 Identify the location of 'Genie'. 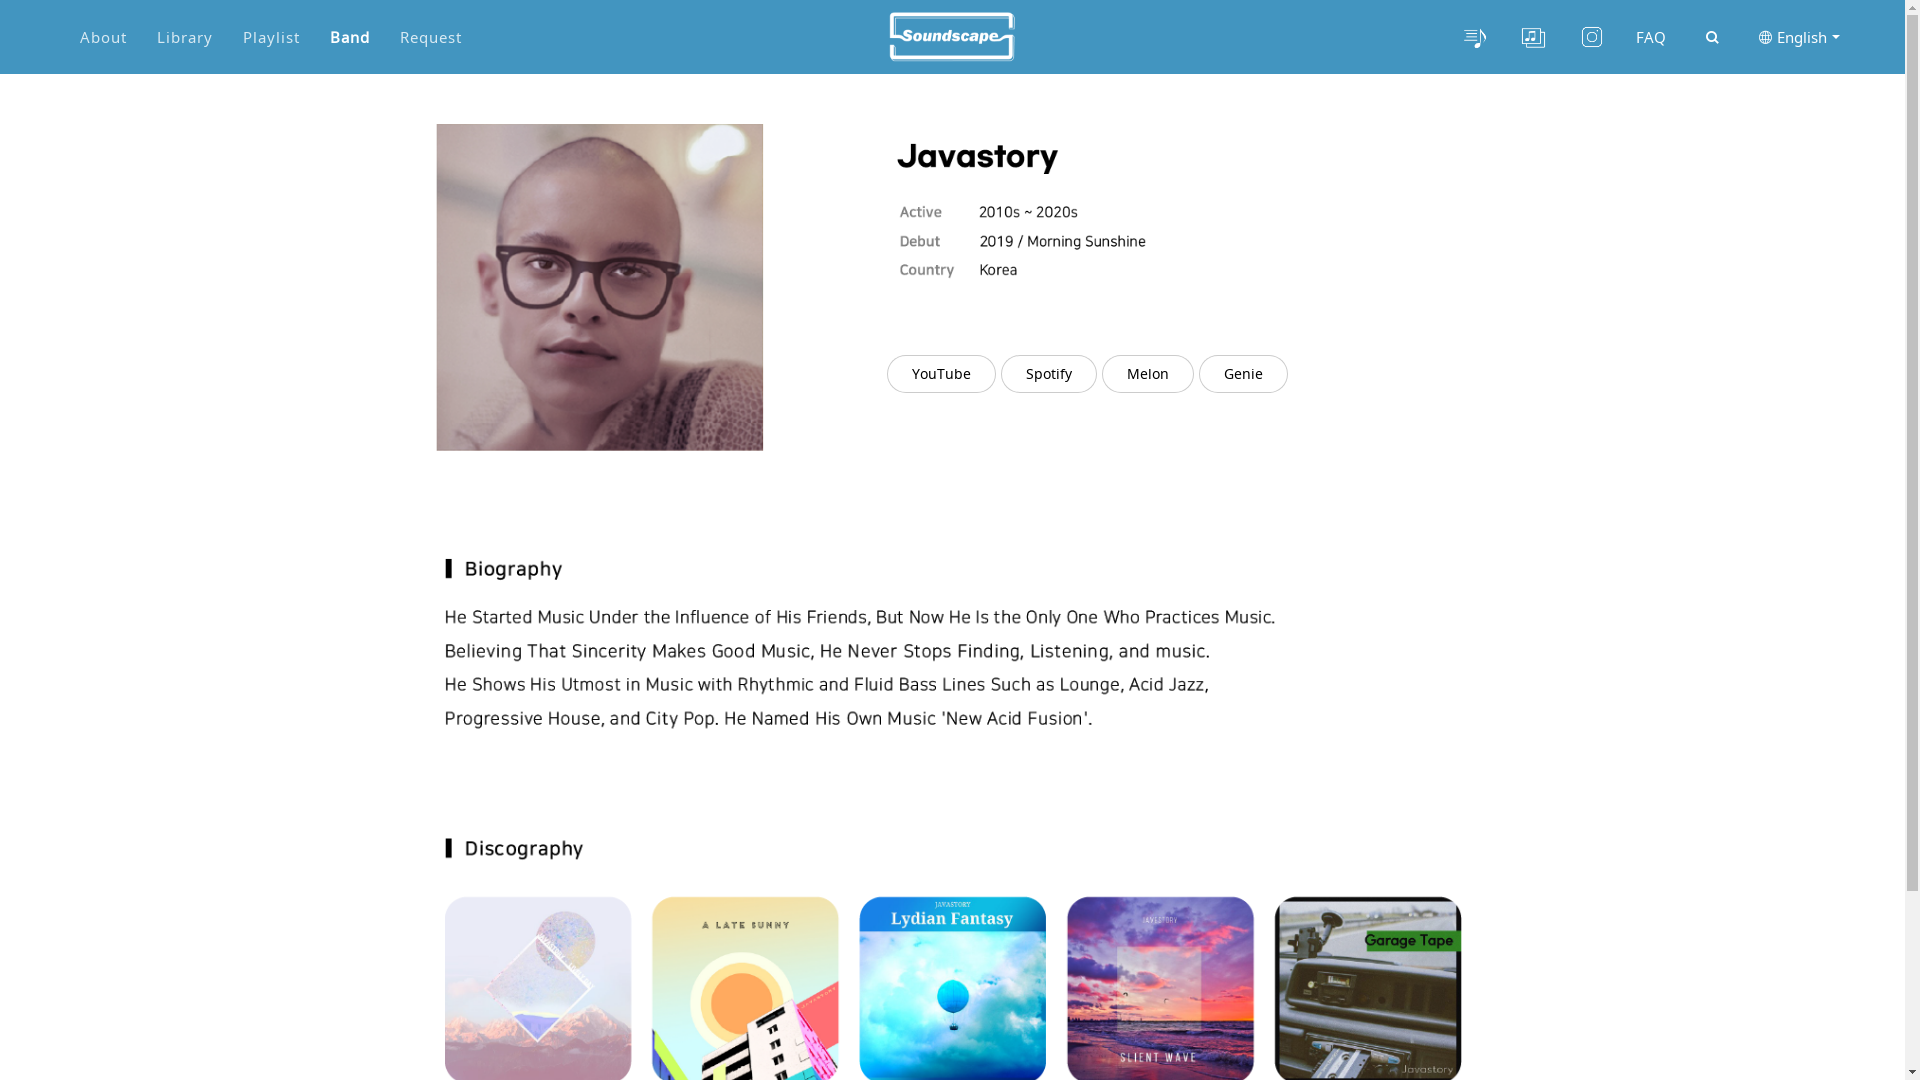
(1242, 374).